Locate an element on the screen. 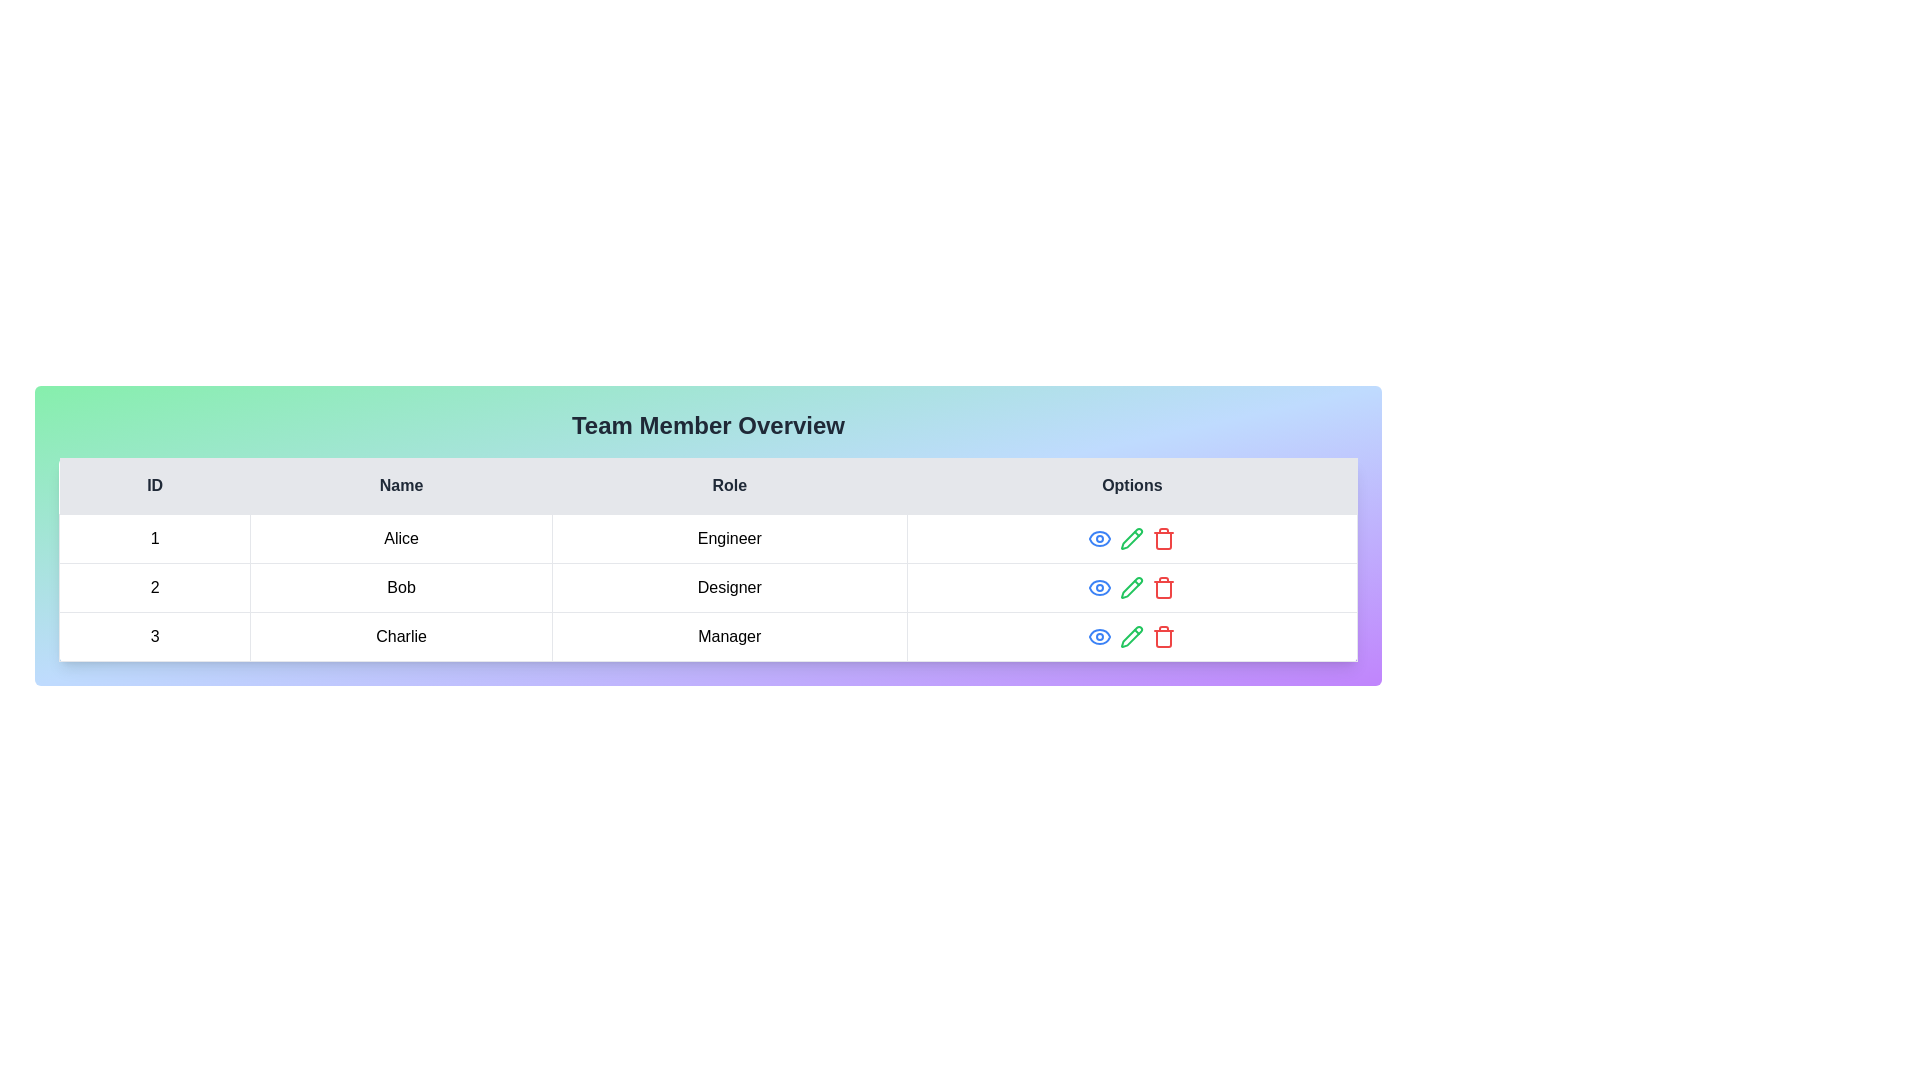 The height and width of the screenshot is (1080, 1920). the row corresponding to 2 is located at coordinates (708, 586).